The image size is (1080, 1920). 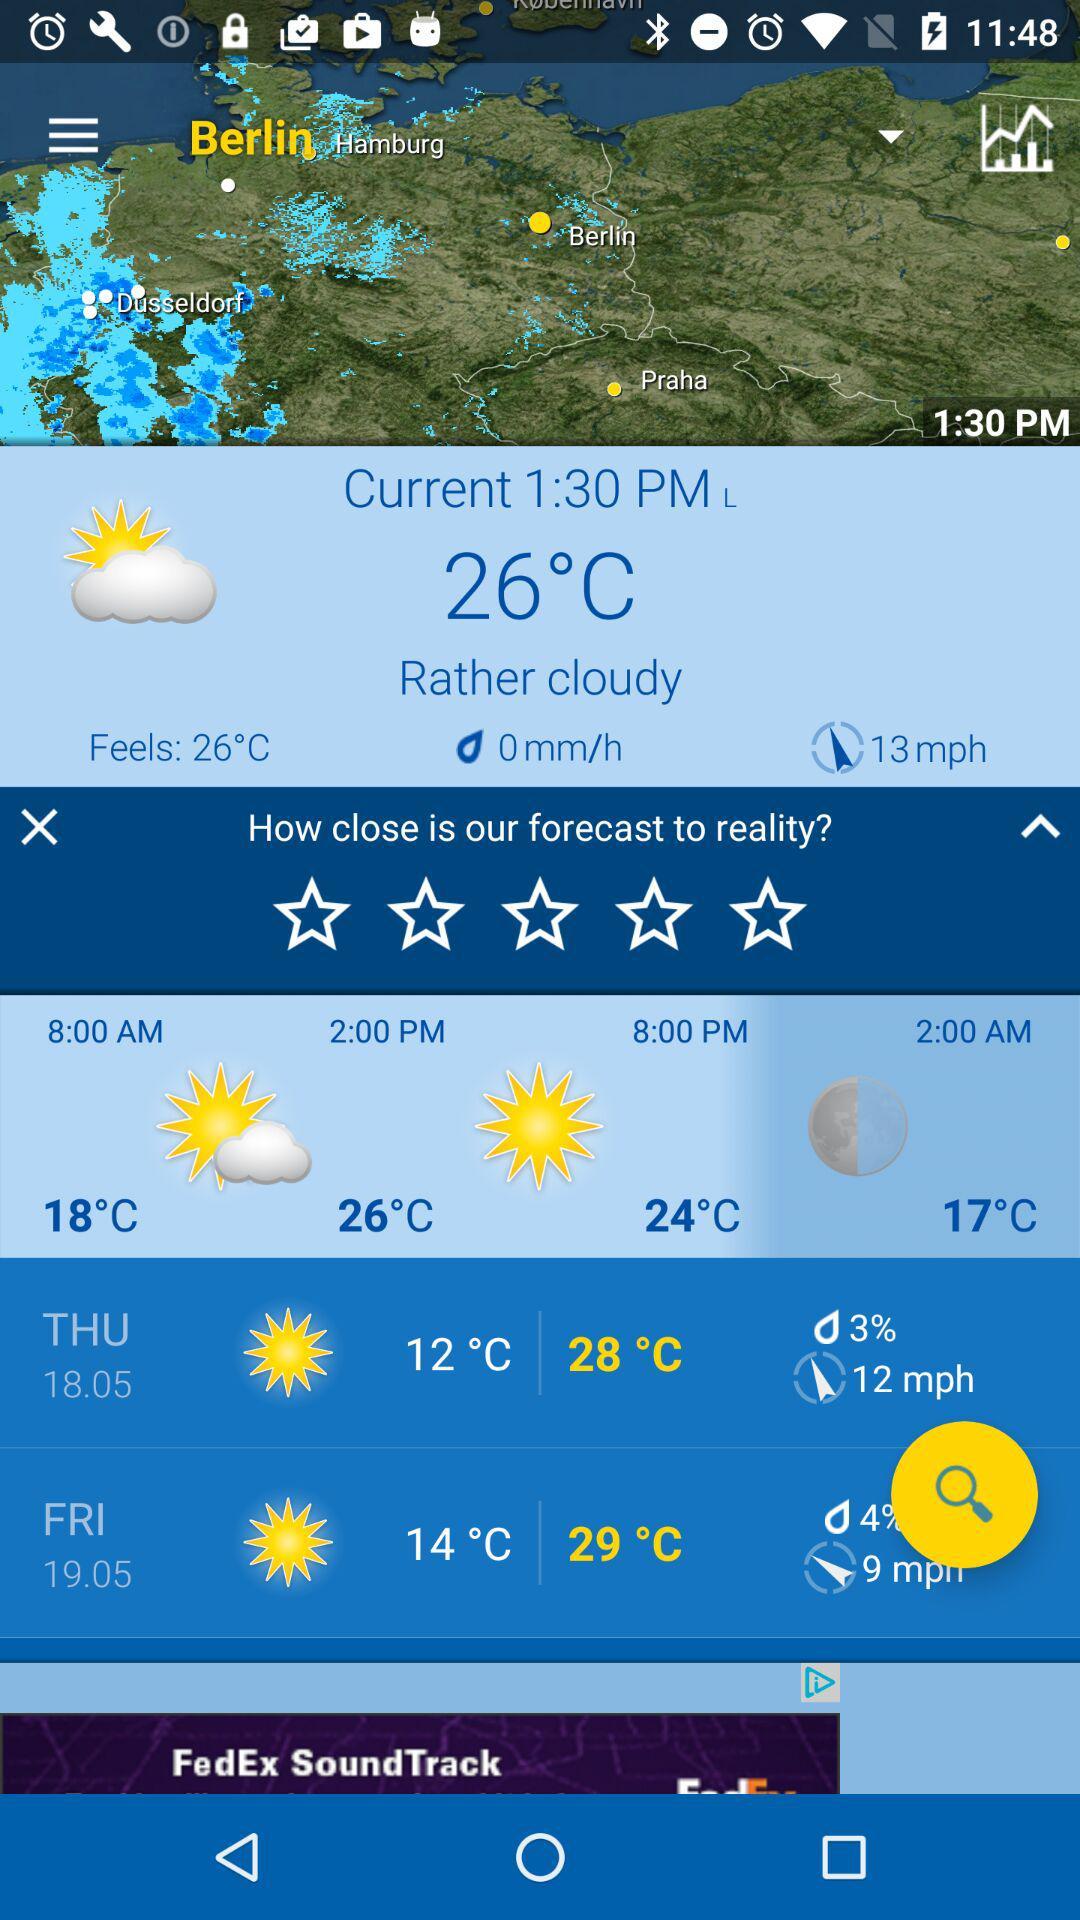 What do you see at coordinates (963, 1494) in the screenshot?
I see `the search icon` at bounding box center [963, 1494].